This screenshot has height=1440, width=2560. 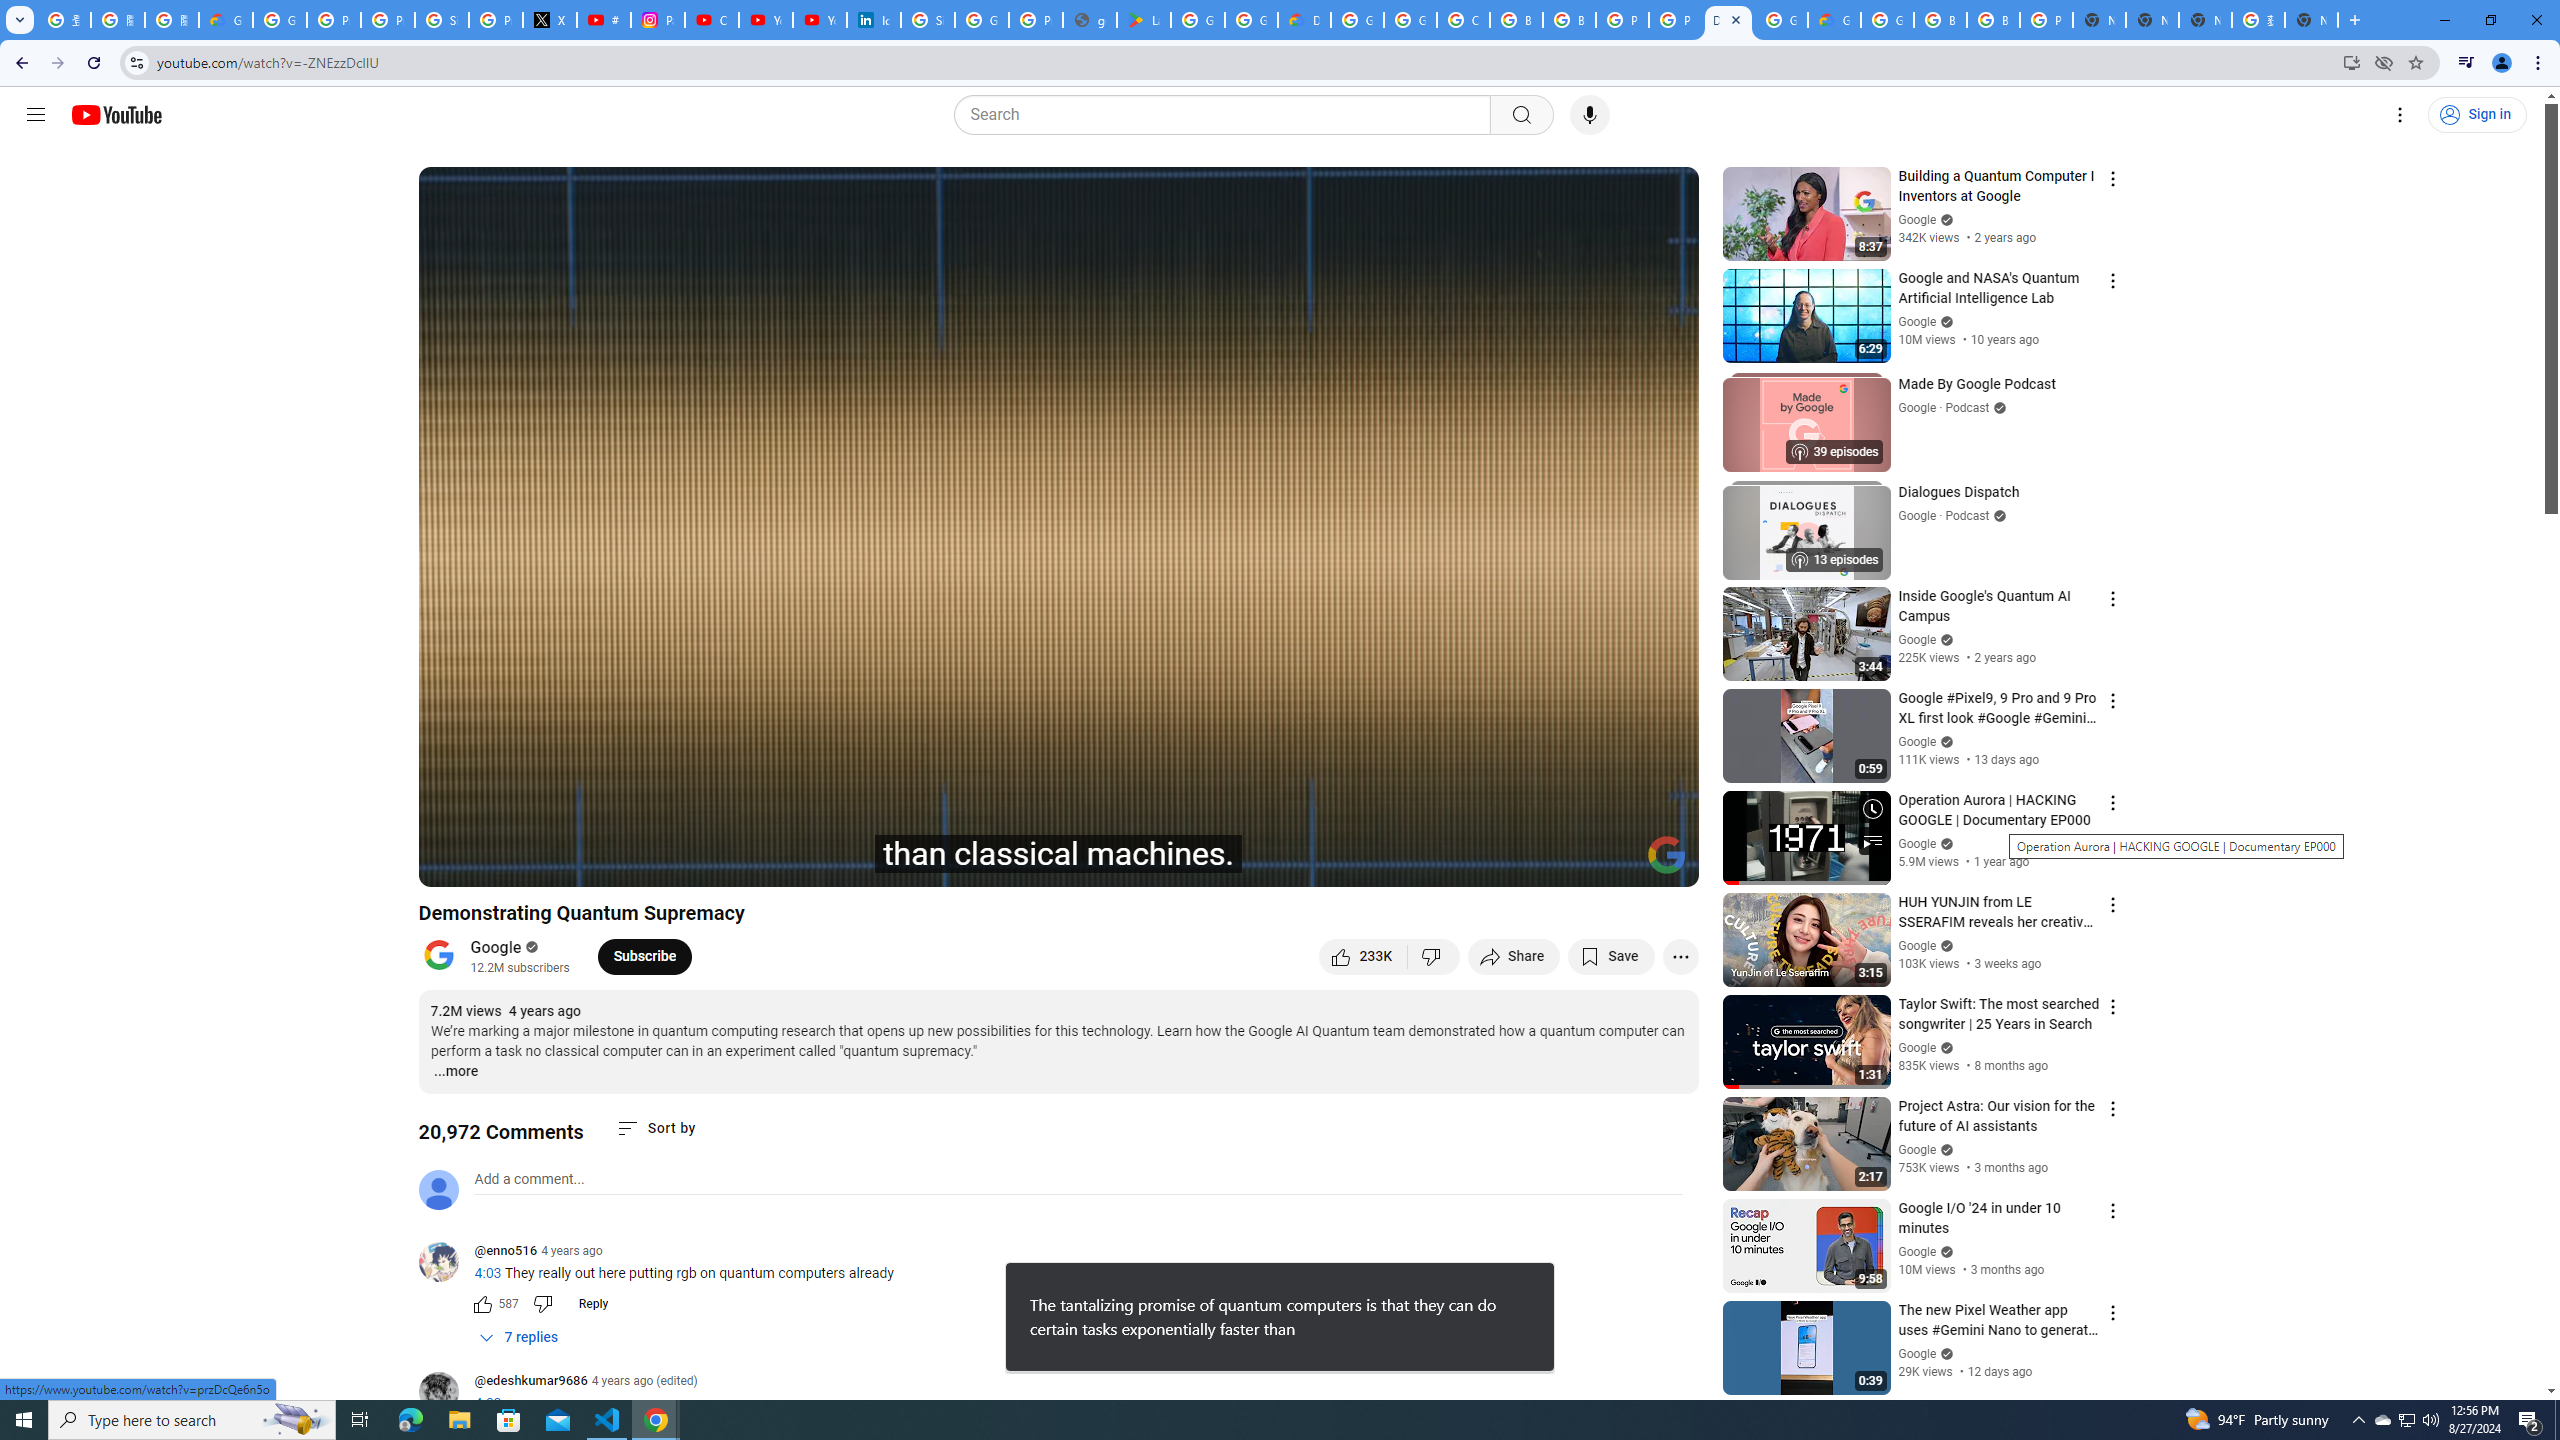 What do you see at coordinates (819, 19) in the screenshot?
I see `'YouTube Culture & Trends - YouTube Top 10, 2021'` at bounding box center [819, 19].